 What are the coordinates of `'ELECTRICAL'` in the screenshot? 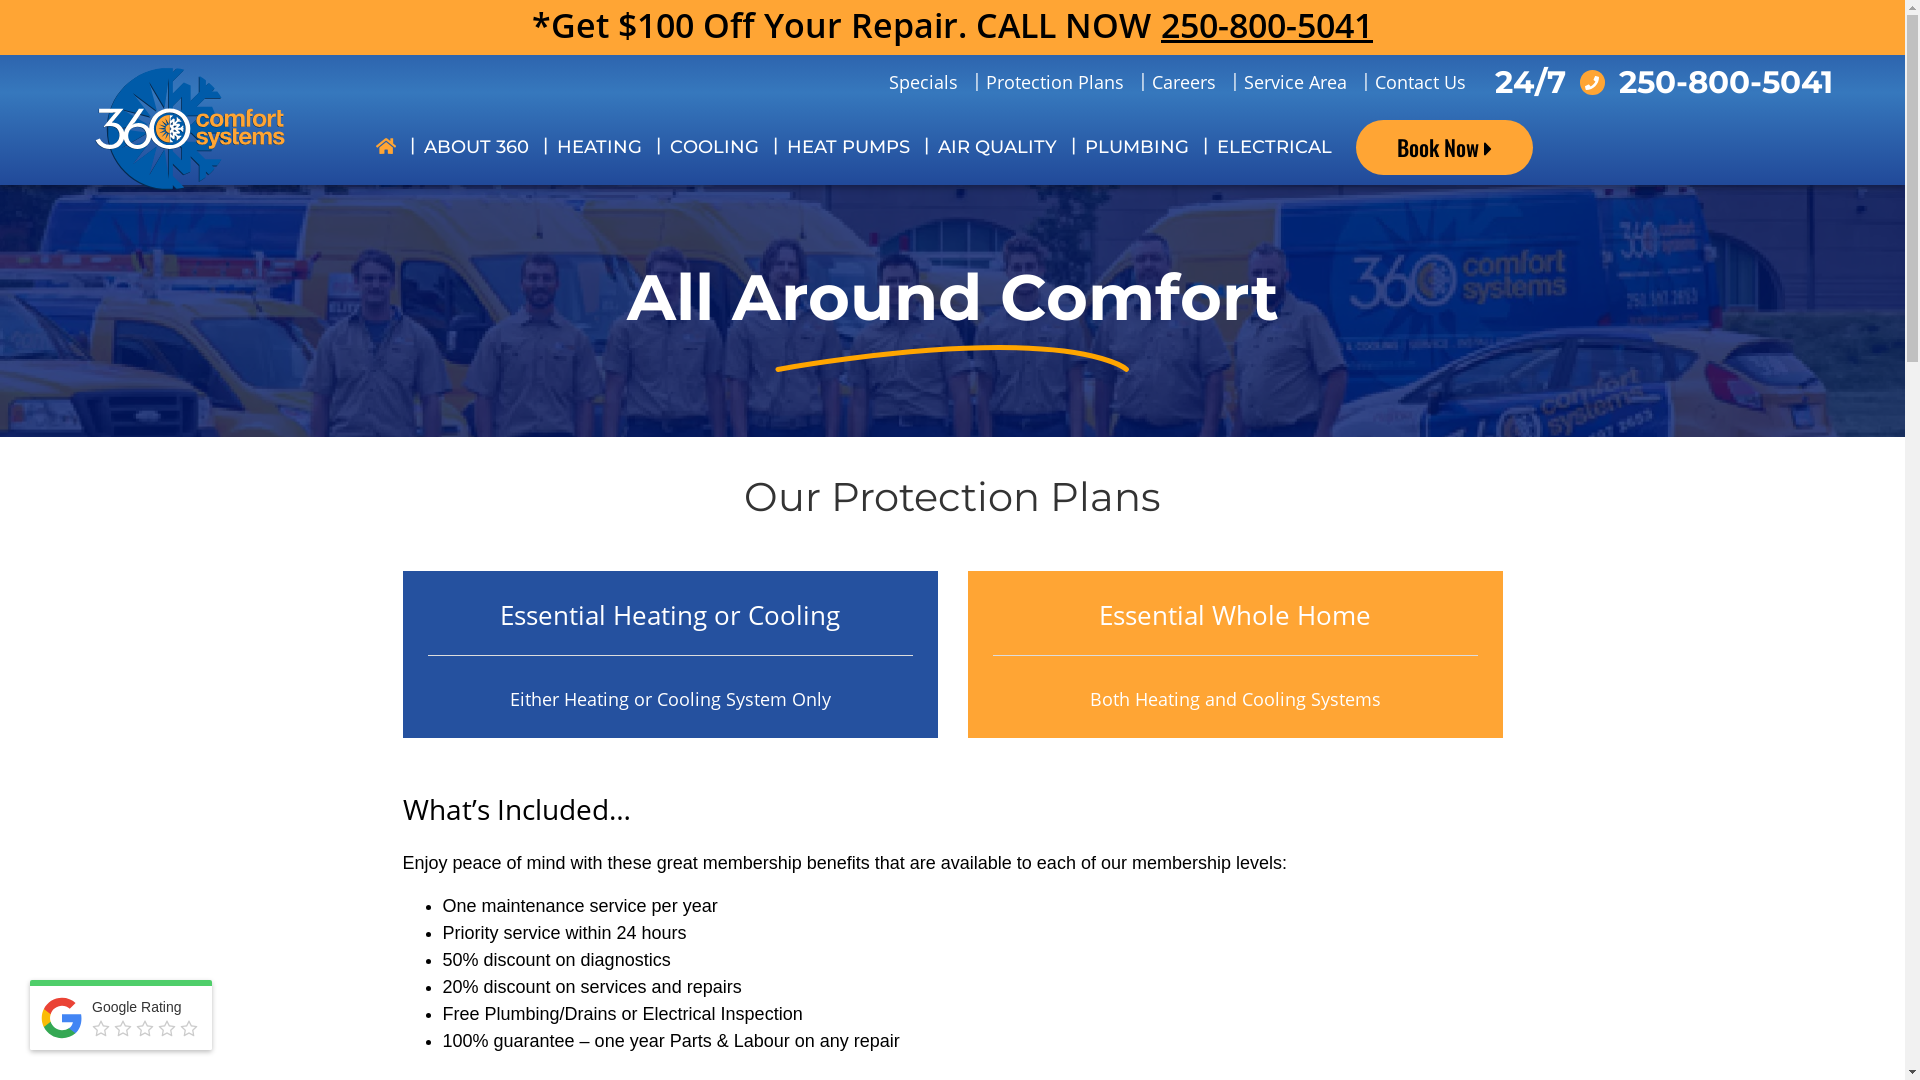 It's located at (1202, 146).